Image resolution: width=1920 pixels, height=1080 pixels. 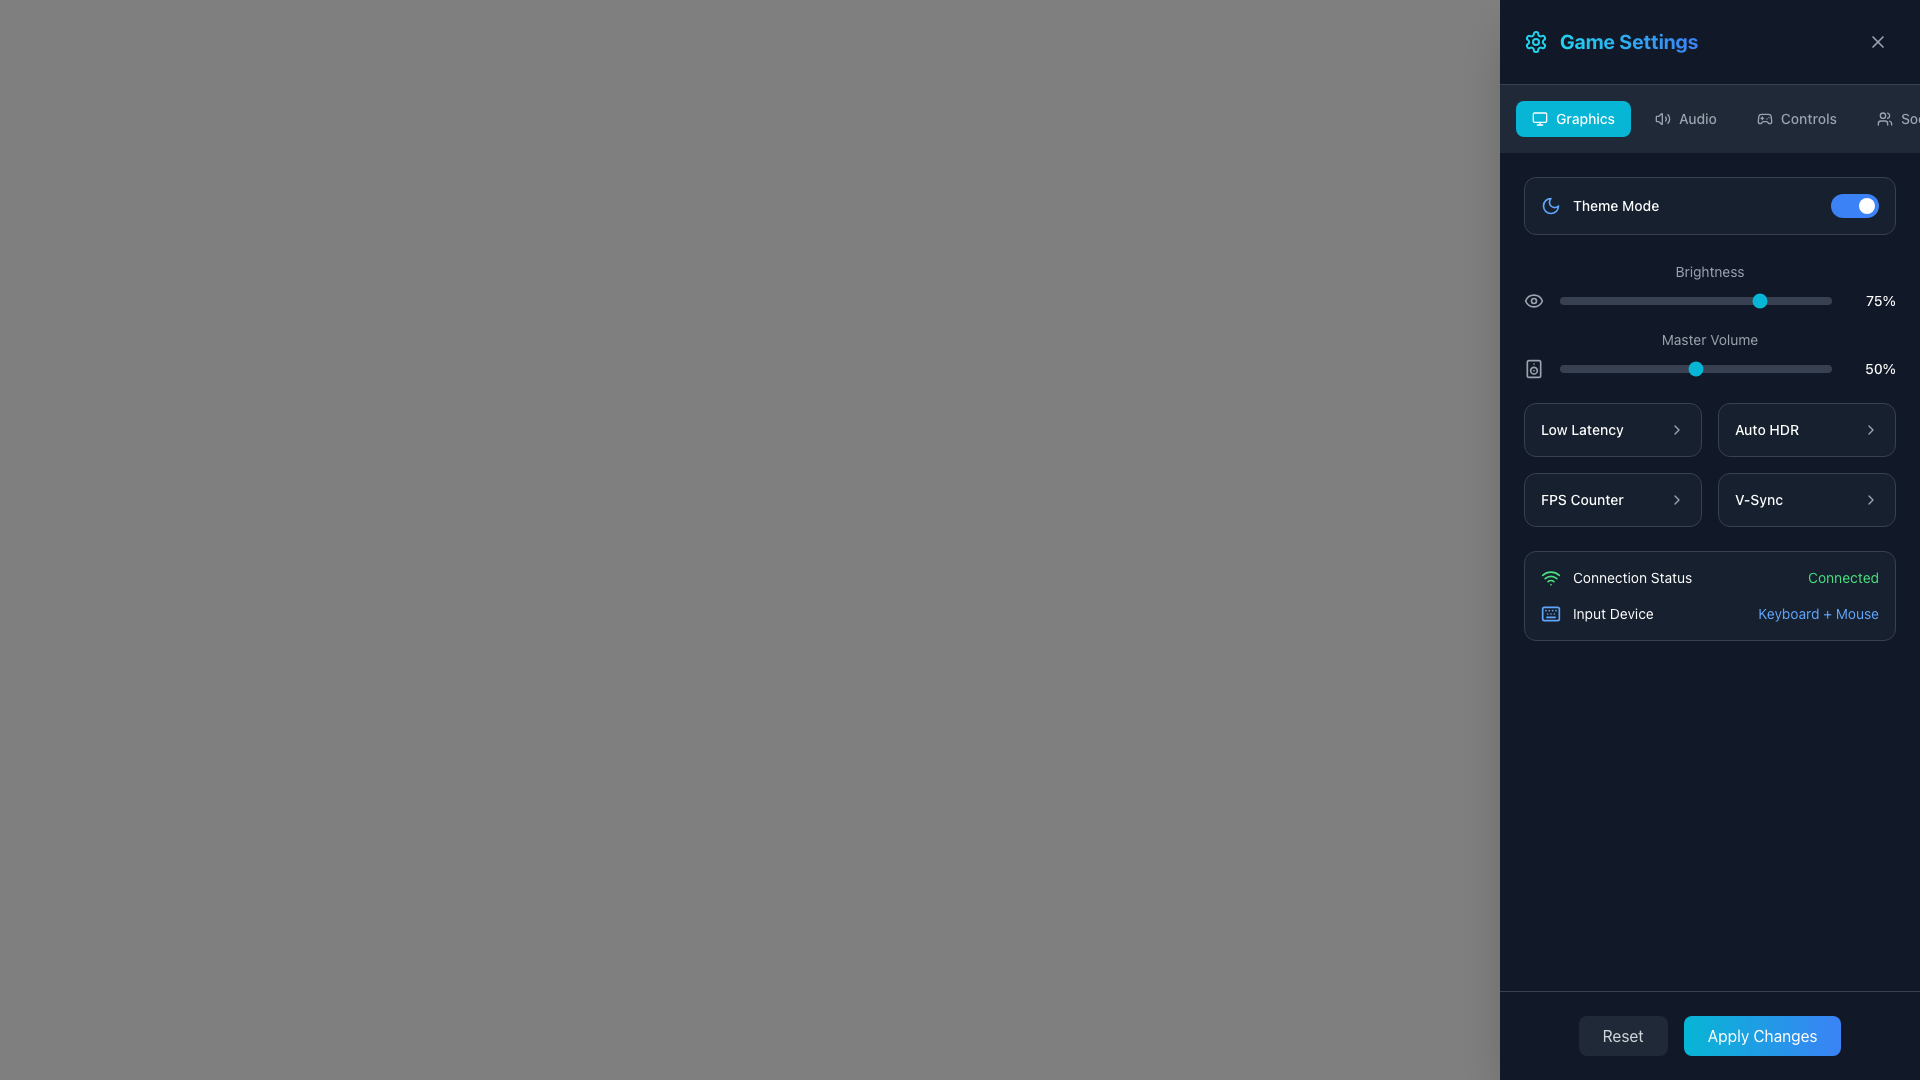 What do you see at coordinates (1575, 369) in the screenshot?
I see `the Master Volume` at bounding box center [1575, 369].